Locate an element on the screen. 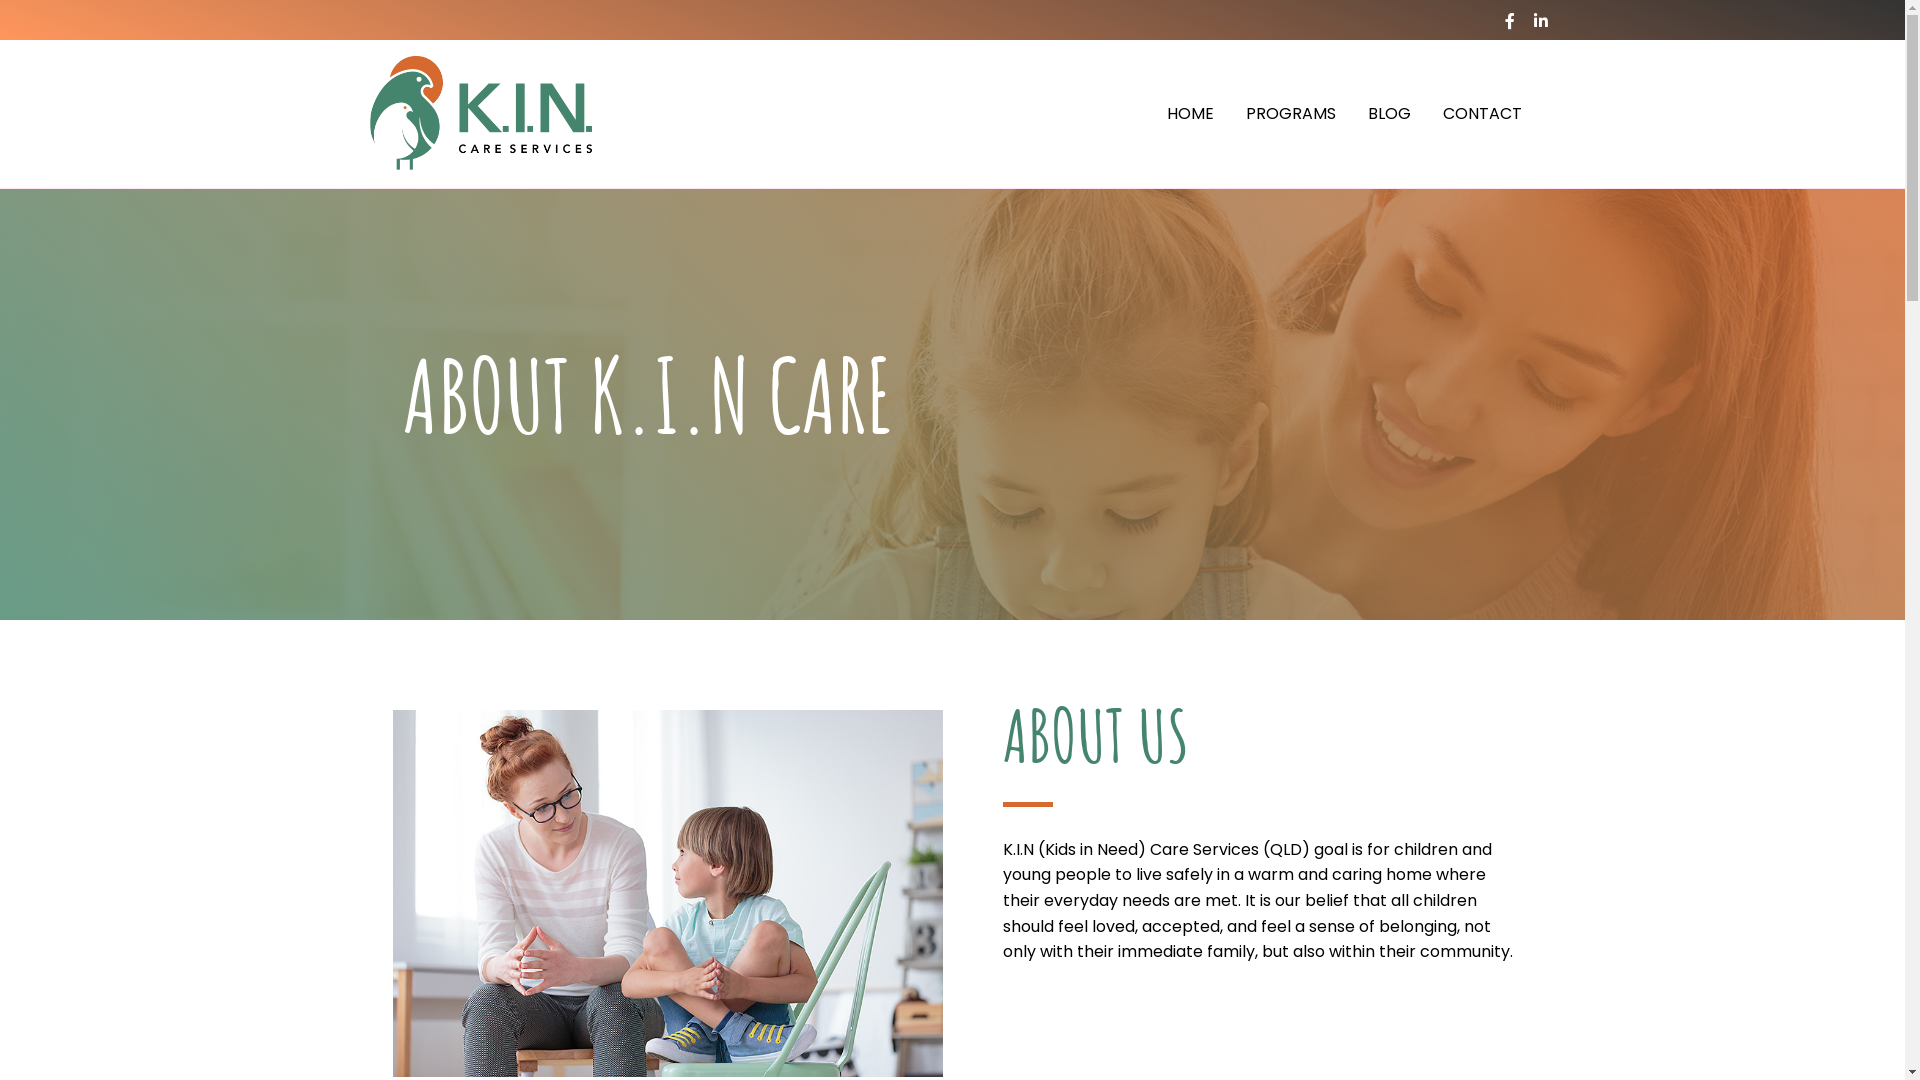  'HOME' is located at coordinates (1189, 114).